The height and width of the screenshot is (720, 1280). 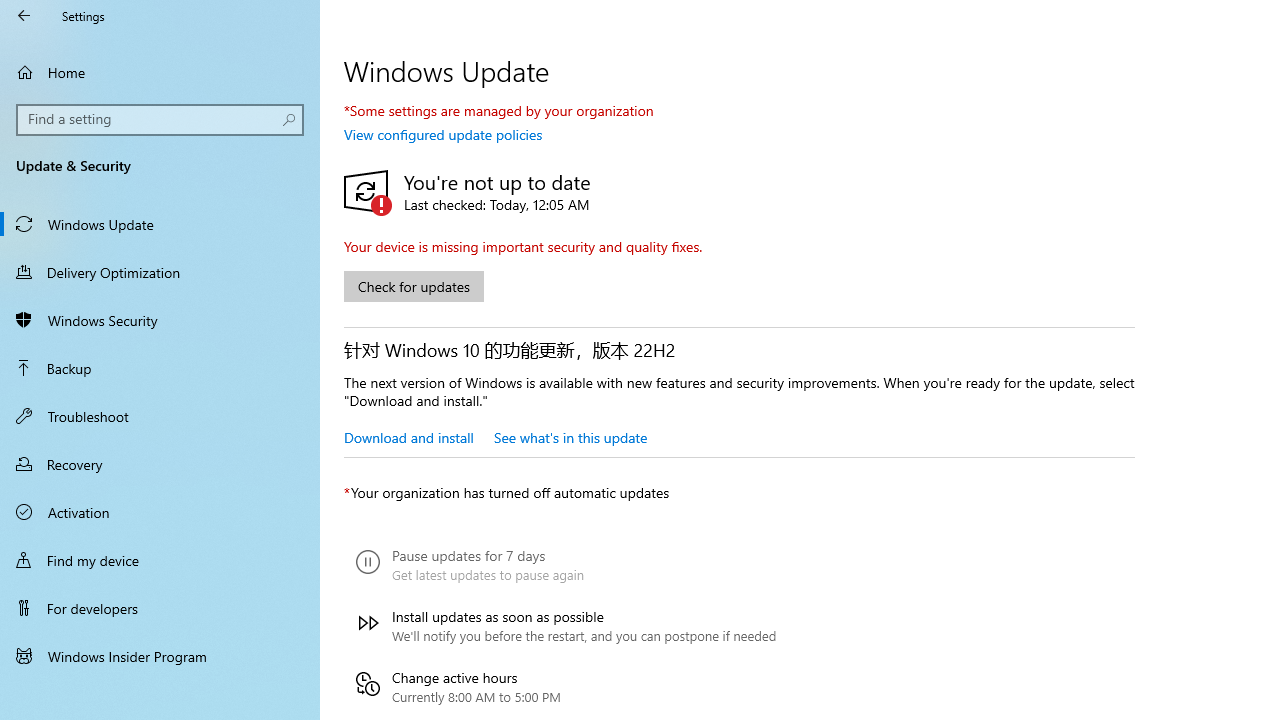 I want to click on 'Backup', so click(x=160, y=367).